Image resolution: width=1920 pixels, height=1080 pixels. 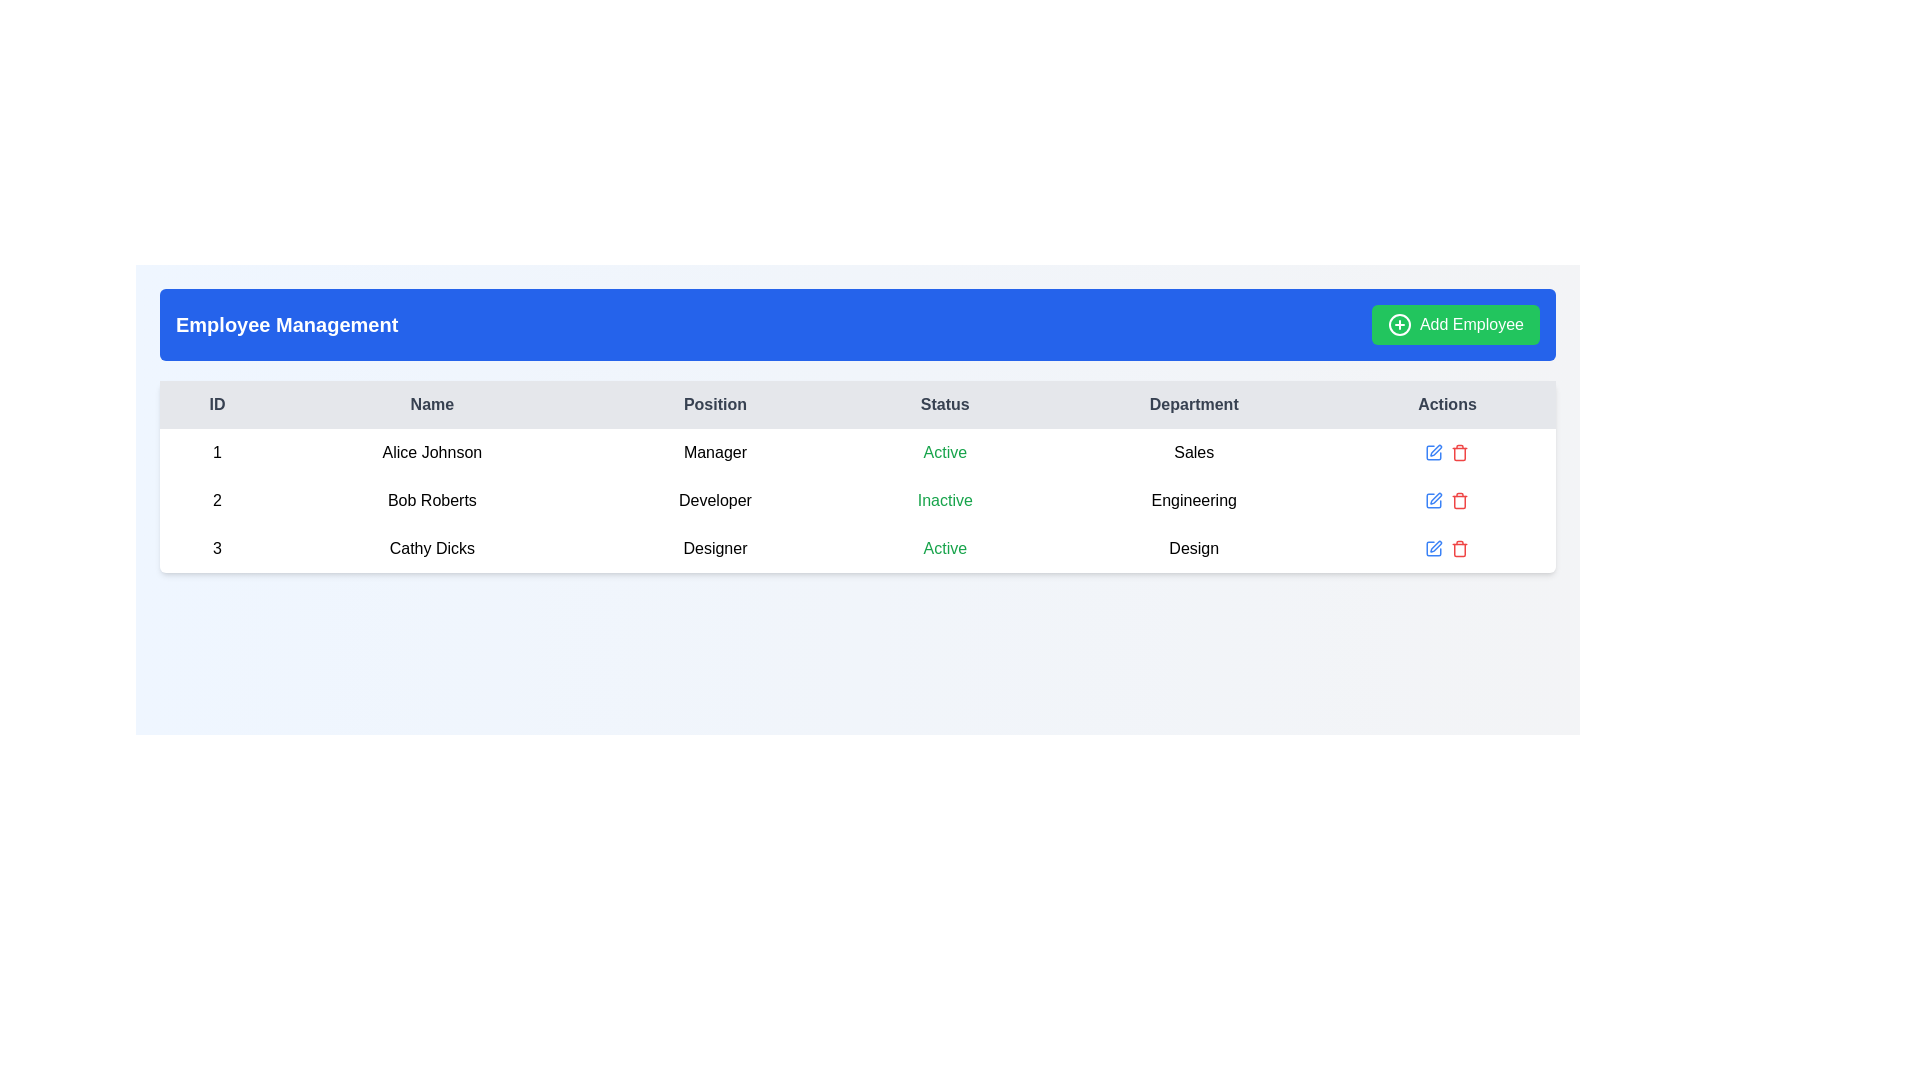 What do you see at coordinates (944, 548) in the screenshot?
I see `the text label reading 'Active', which is styled with a green color font and located in the fourth column of the third row under the 'Status' header in the table` at bounding box center [944, 548].